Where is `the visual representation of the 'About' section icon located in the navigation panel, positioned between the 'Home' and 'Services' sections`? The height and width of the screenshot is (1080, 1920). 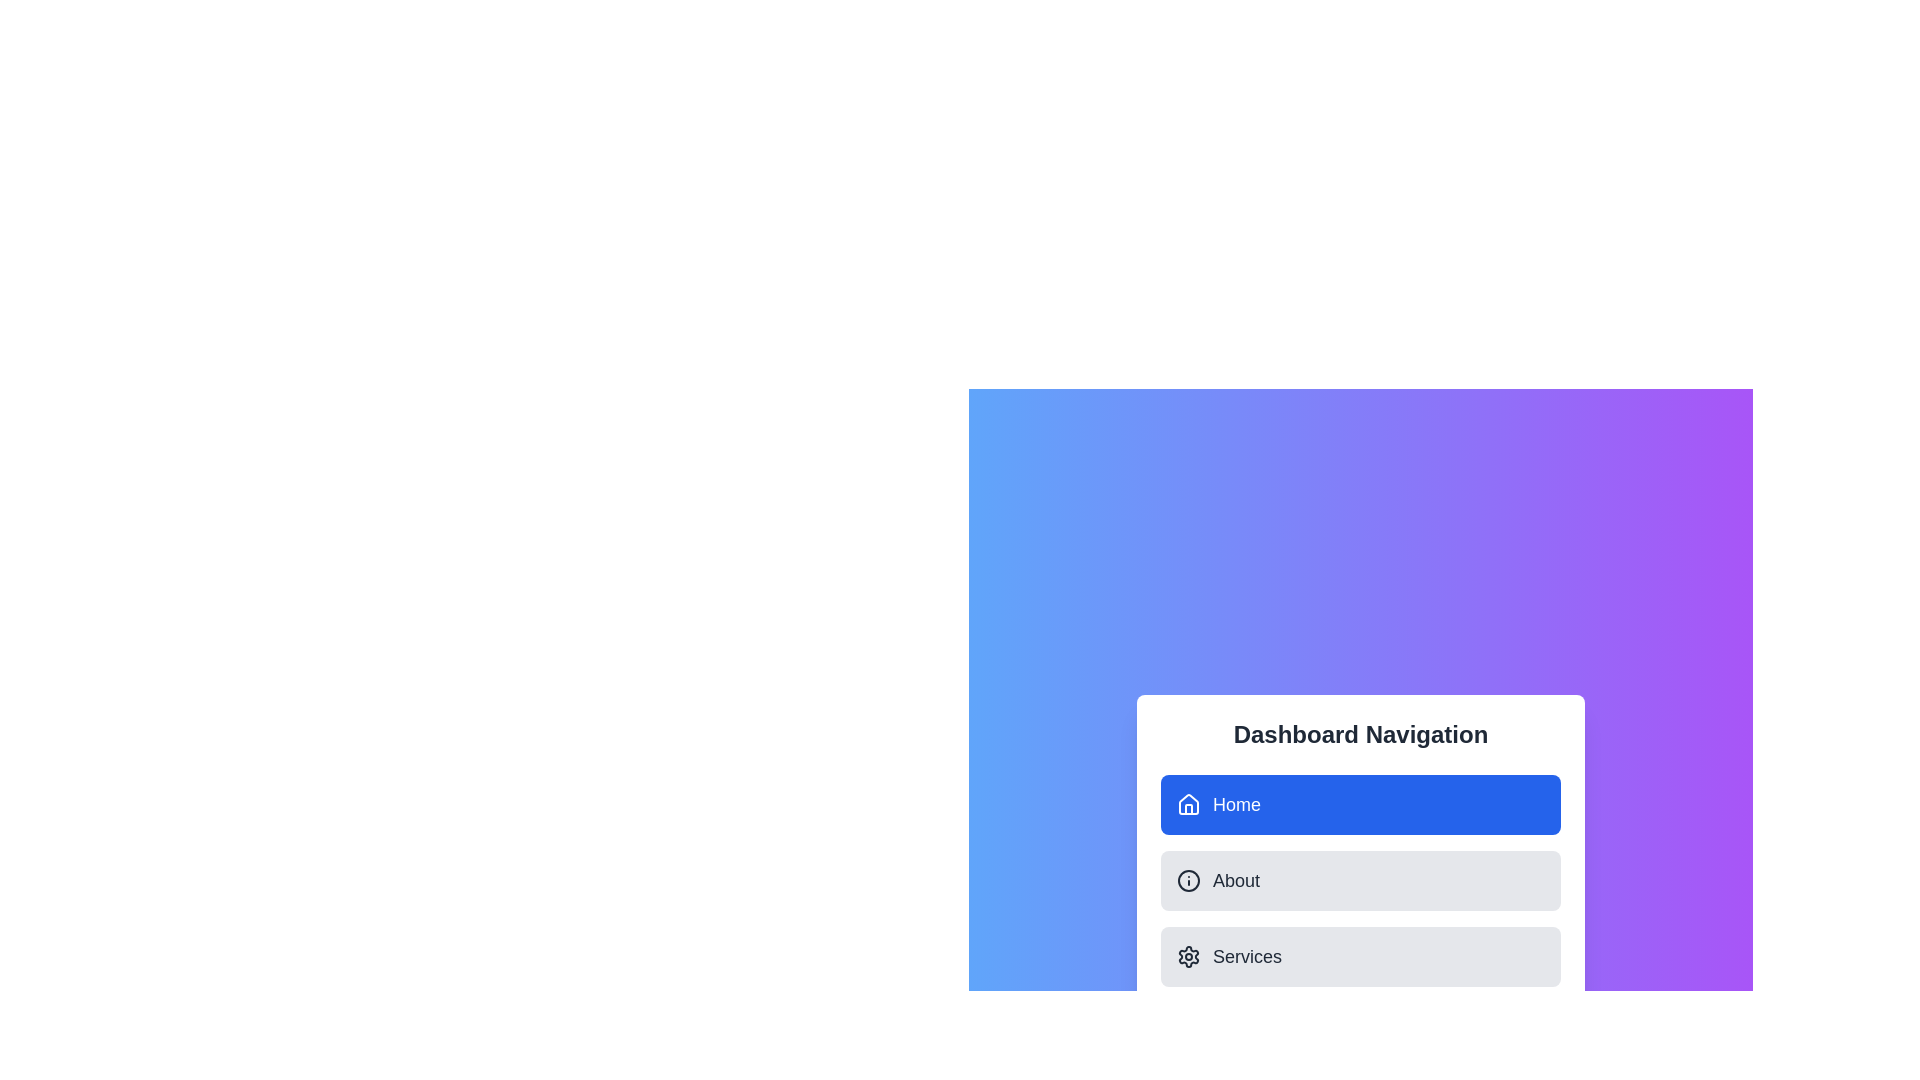 the visual representation of the 'About' section icon located in the navigation panel, positioned between the 'Home' and 'Services' sections is located at coordinates (1189, 879).